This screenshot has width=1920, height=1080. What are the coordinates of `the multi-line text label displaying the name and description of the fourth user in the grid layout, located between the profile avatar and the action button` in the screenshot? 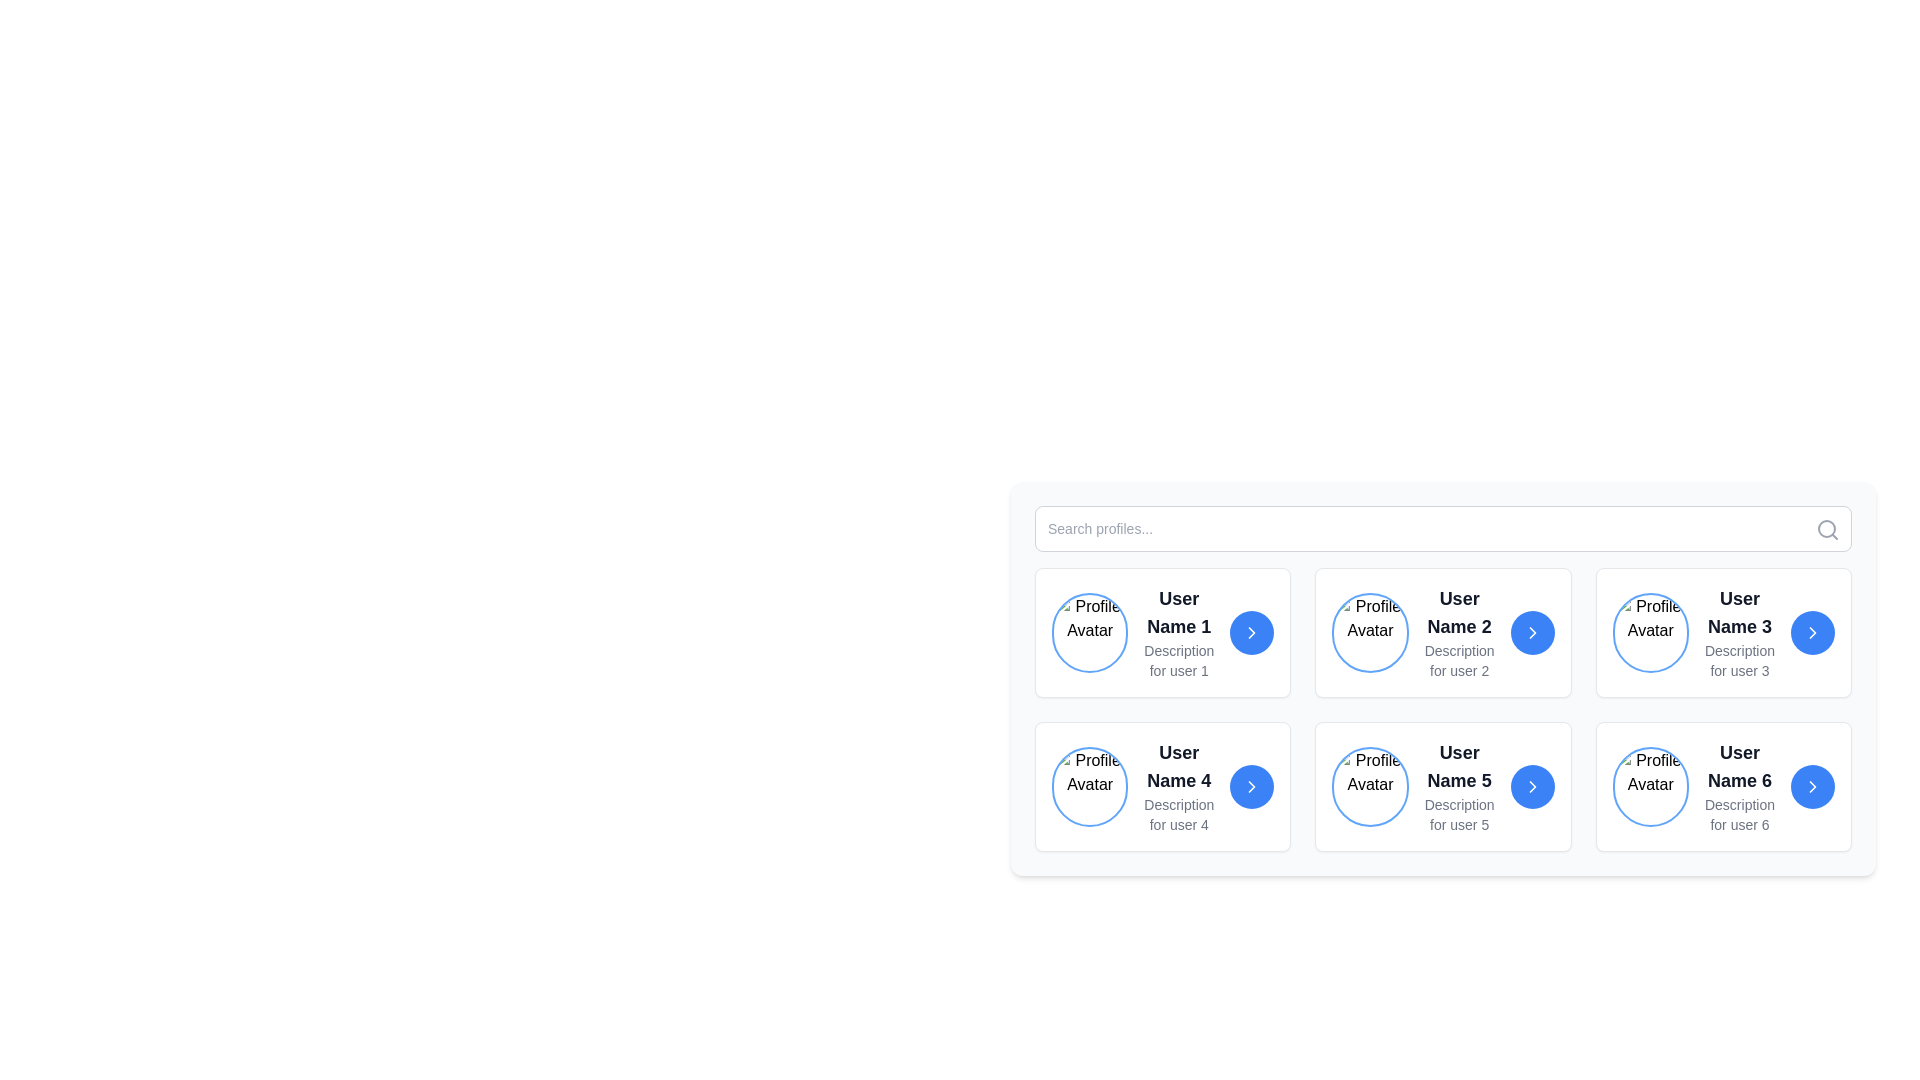 It's located at (1179, 785).